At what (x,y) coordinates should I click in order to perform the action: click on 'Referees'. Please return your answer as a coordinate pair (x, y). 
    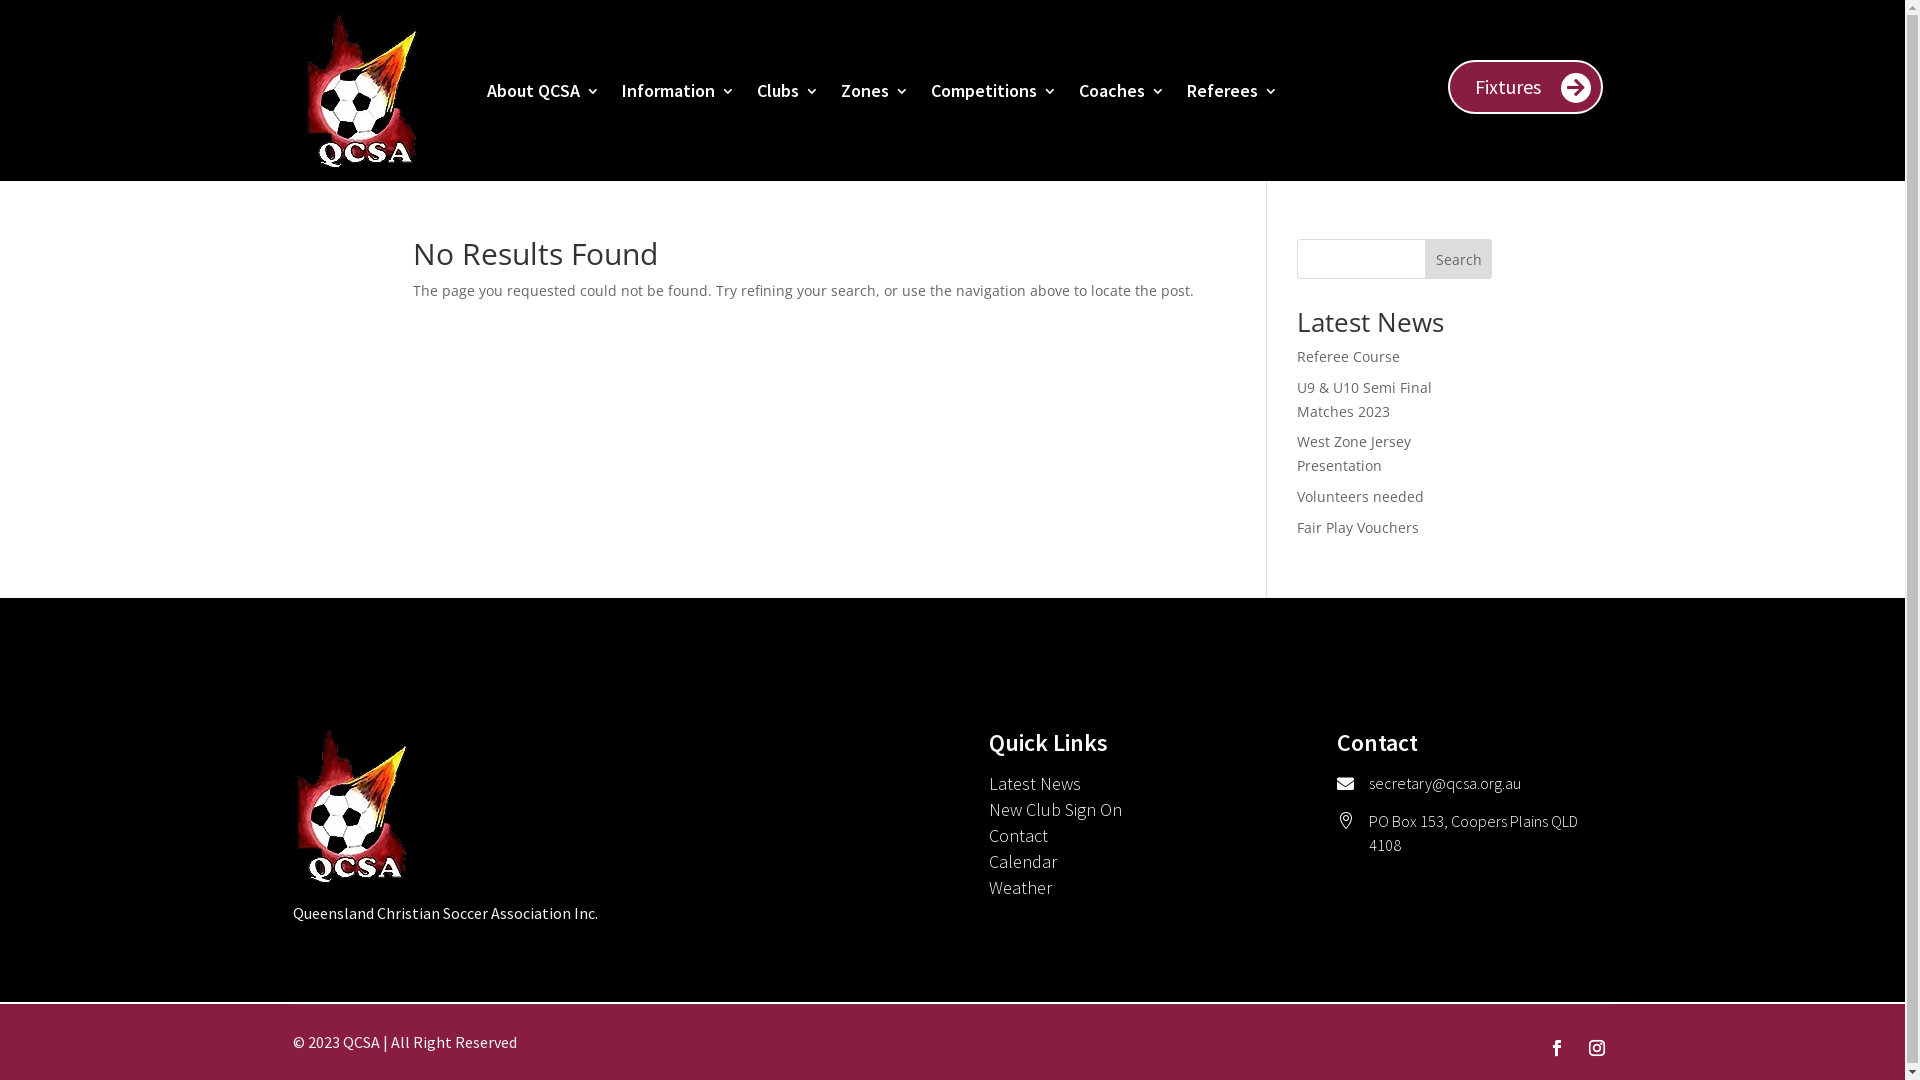
    Looking at the image, I should click on (1185, 90).